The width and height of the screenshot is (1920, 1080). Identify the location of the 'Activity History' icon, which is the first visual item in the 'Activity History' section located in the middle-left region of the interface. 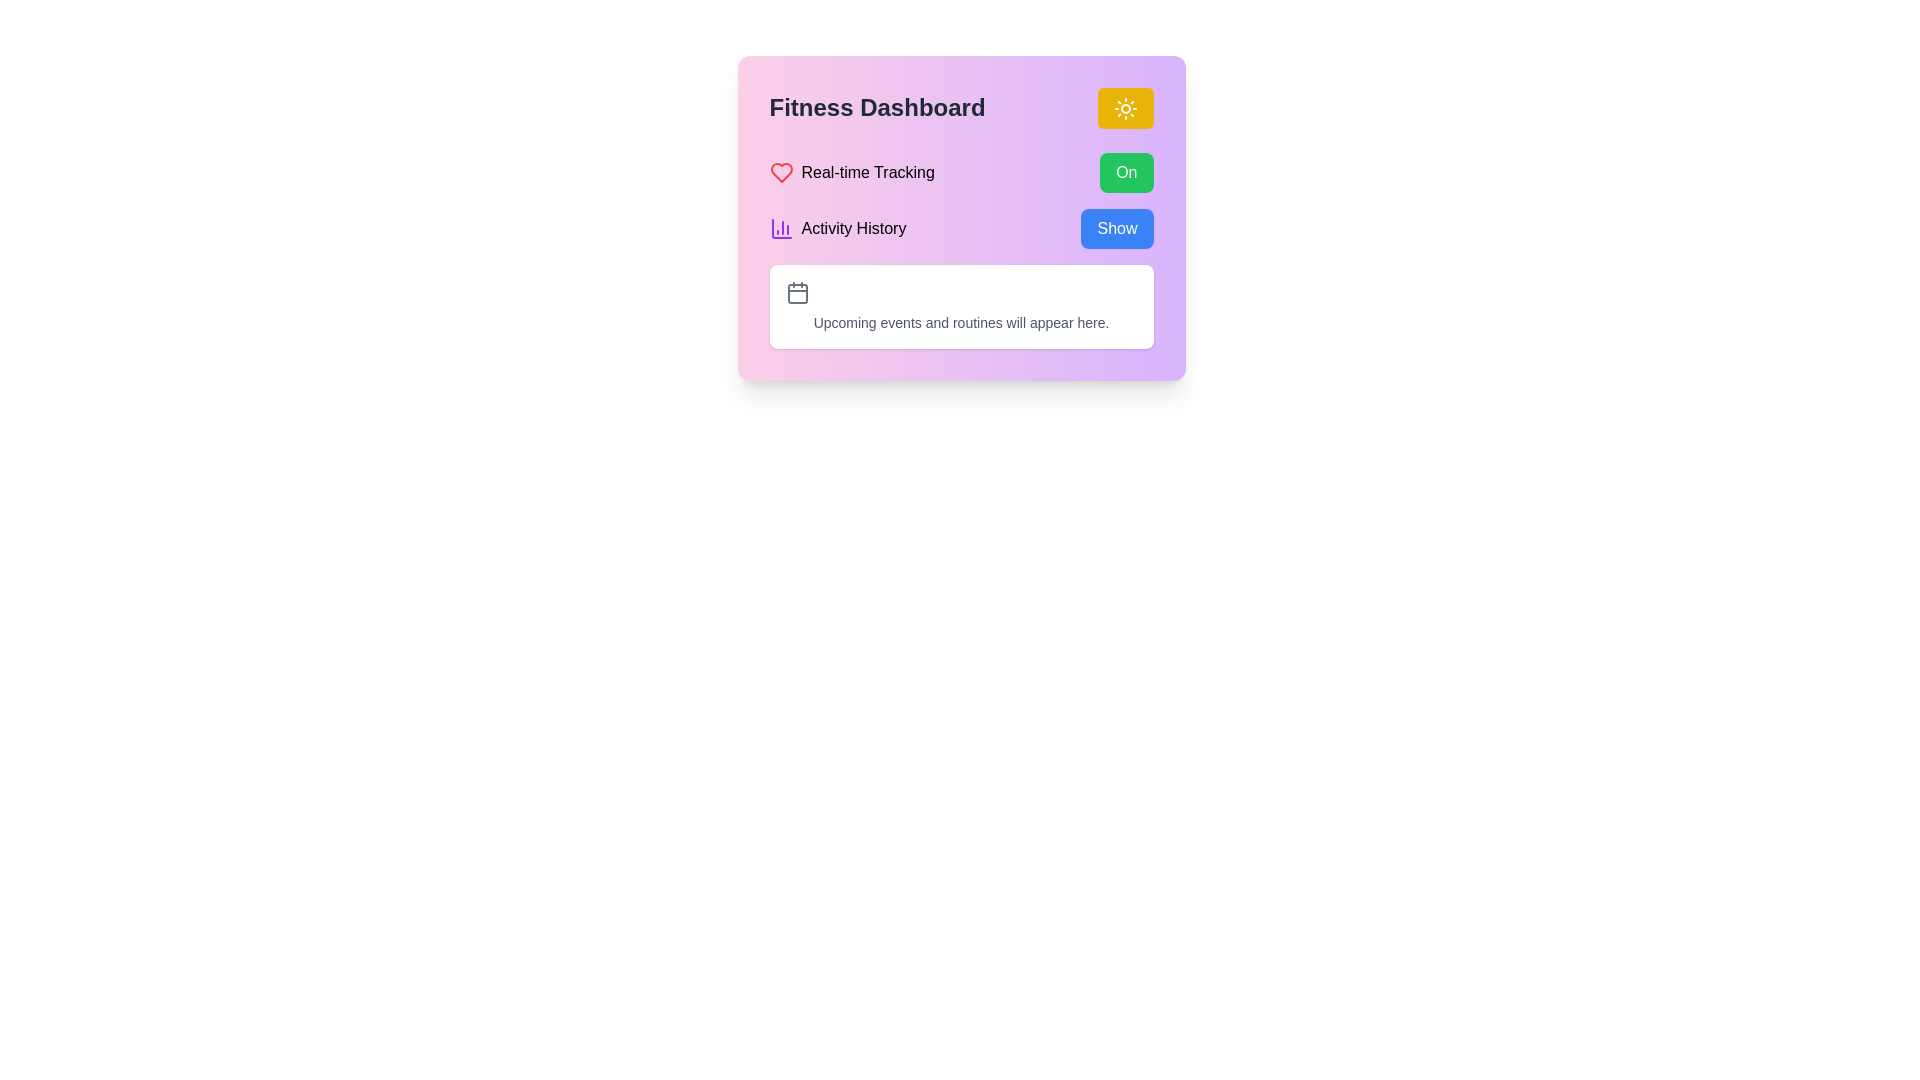
(780, 227).